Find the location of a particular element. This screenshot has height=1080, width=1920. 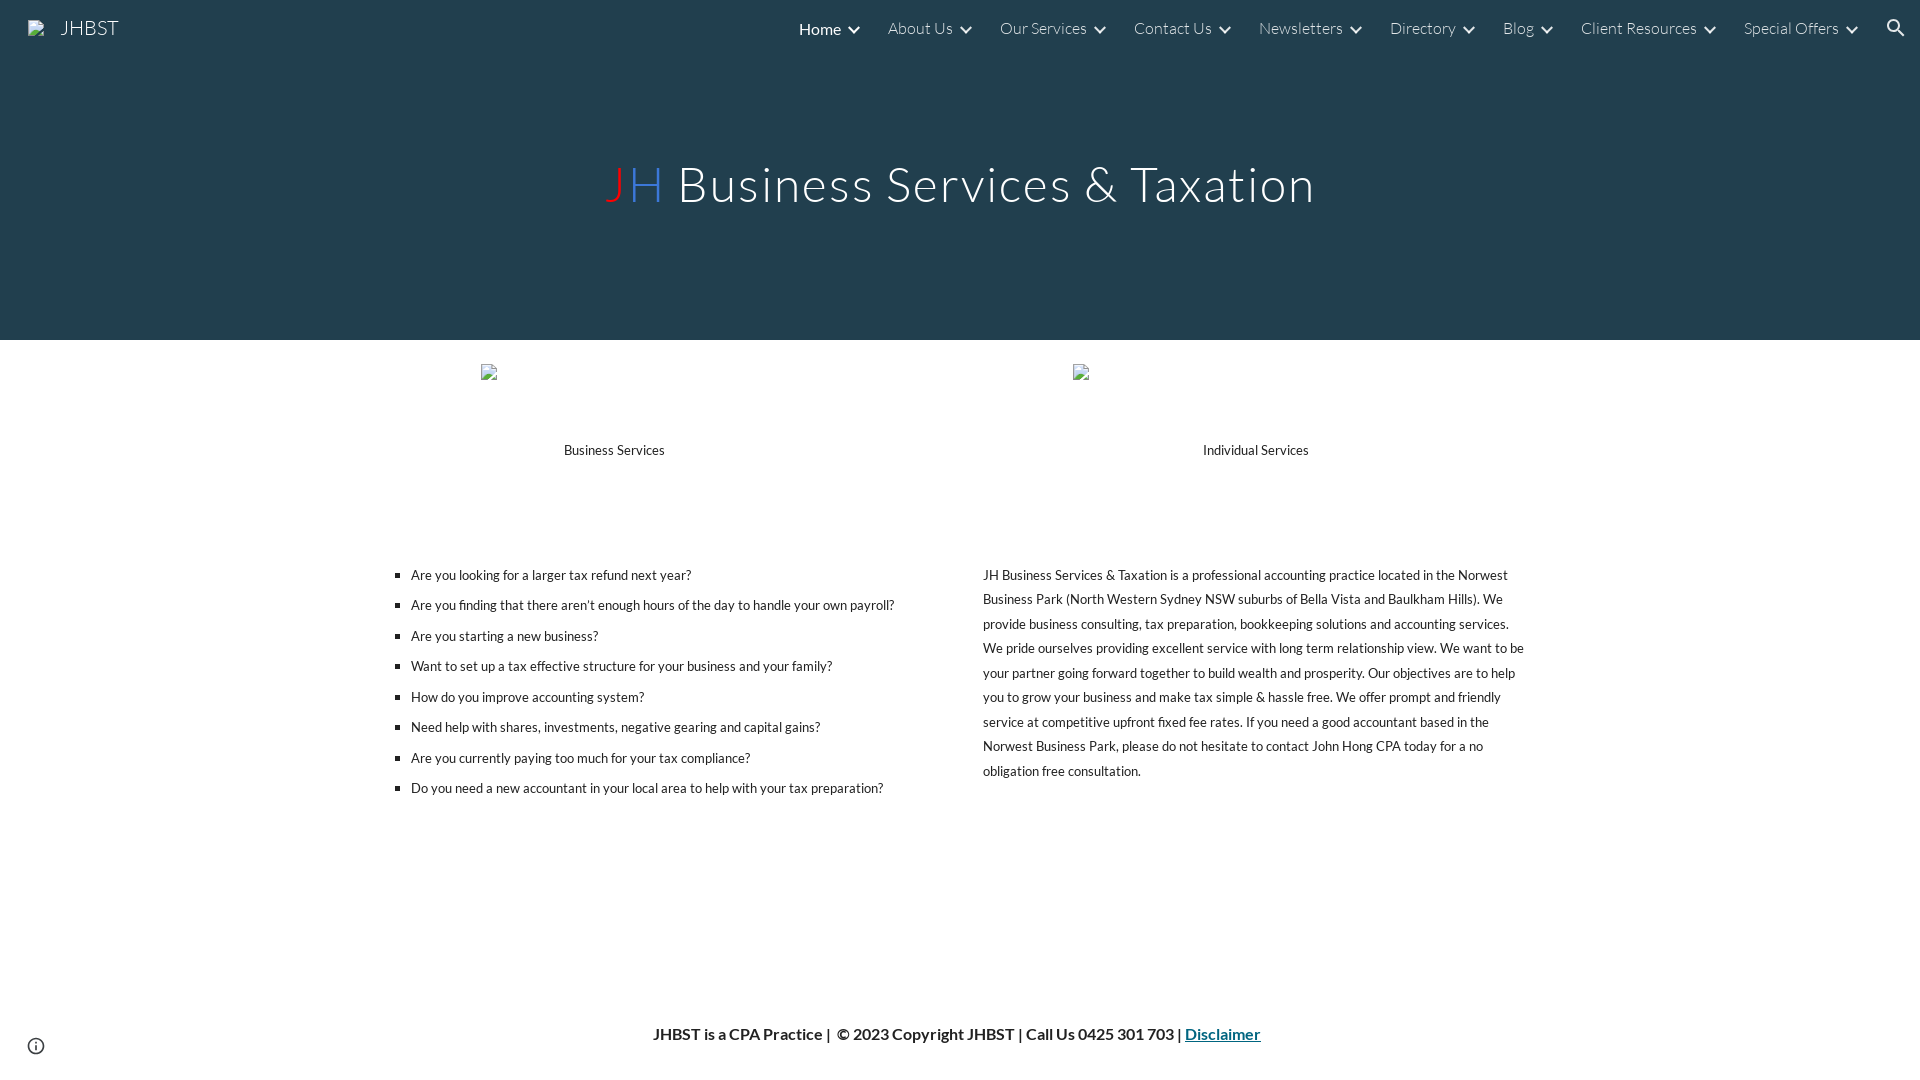

'Newsletters' is located at coordinates (1300, 27).